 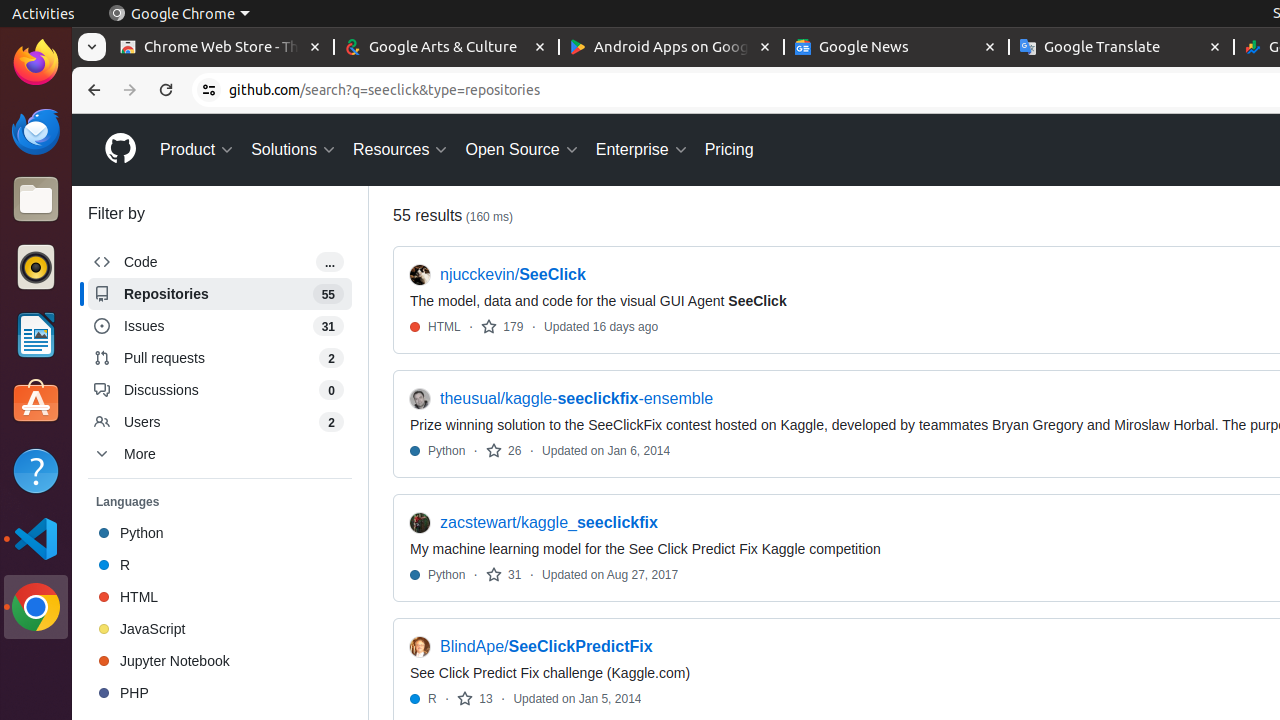 I want to click on '179 stars', so click(x=502, y=325).